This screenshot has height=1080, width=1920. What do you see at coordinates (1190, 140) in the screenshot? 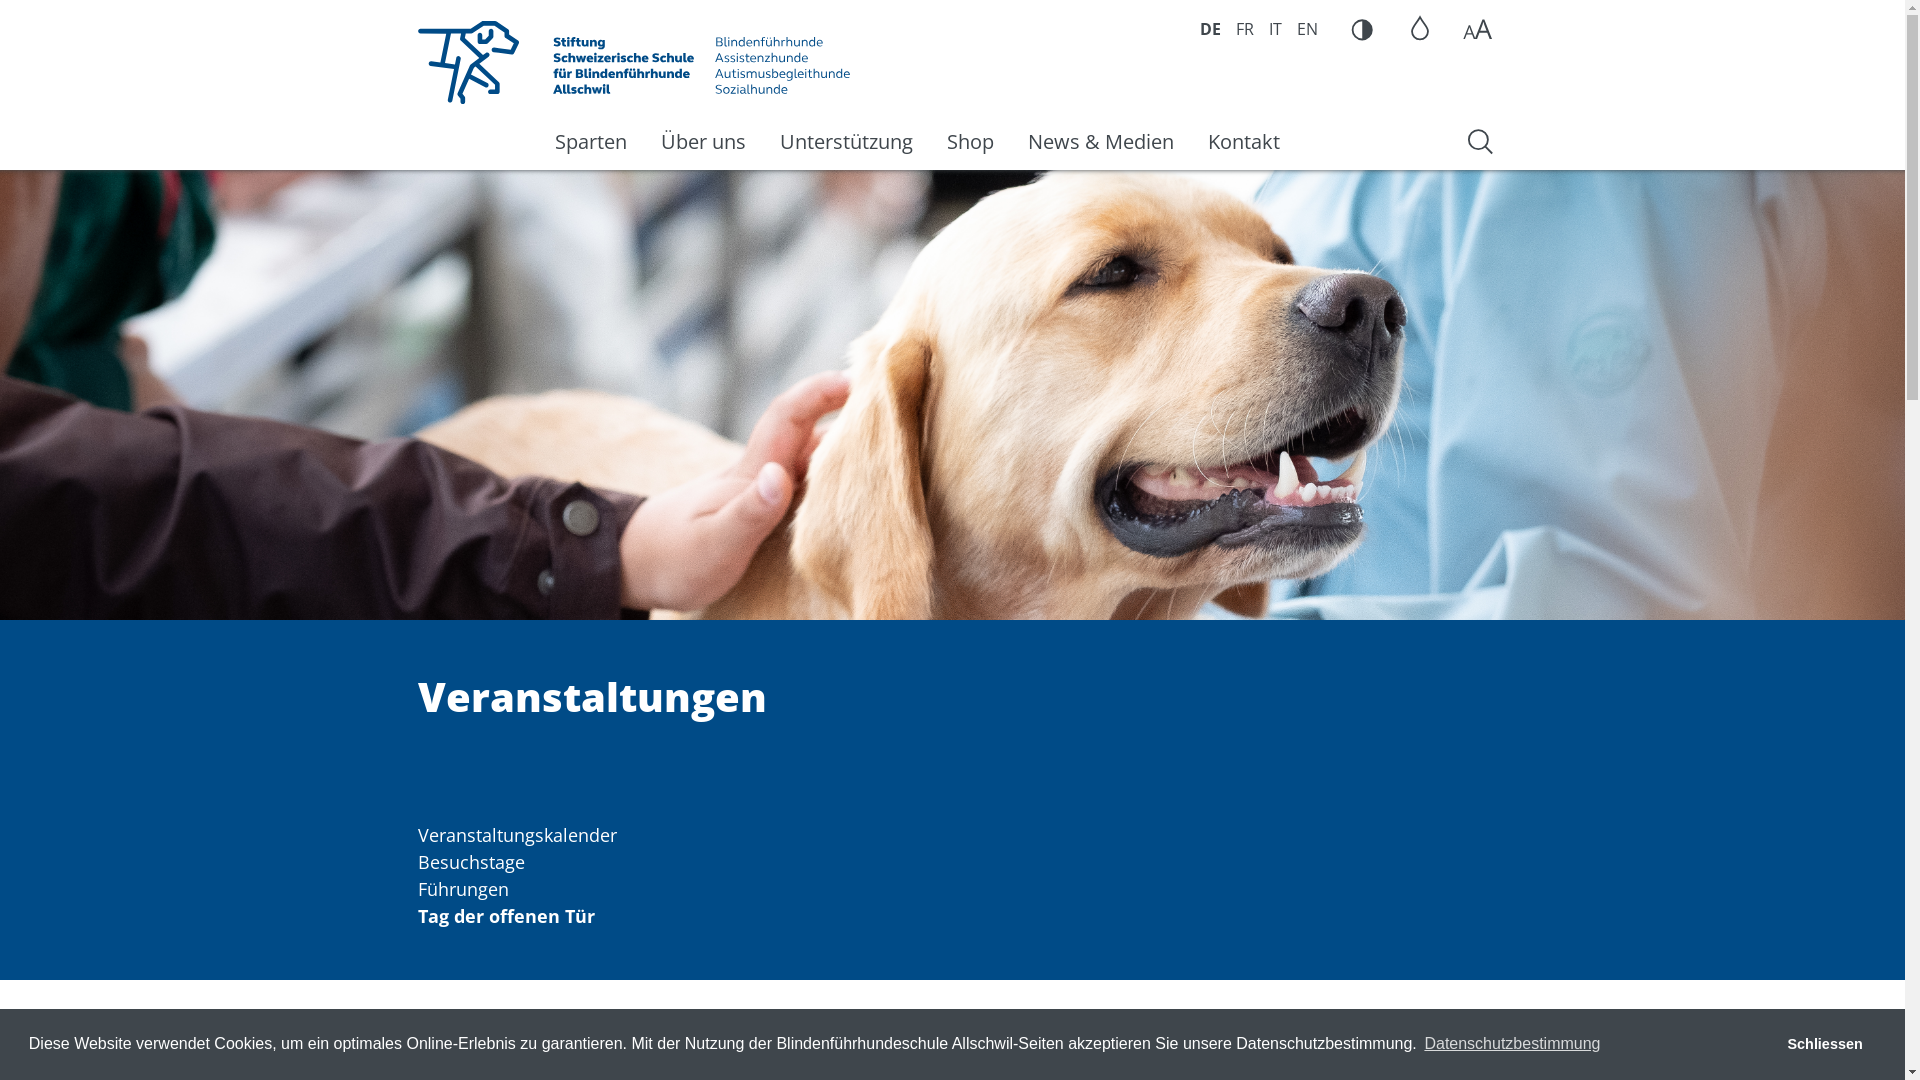
I see `'Kontakt'` at bounding box center [1190, 140].